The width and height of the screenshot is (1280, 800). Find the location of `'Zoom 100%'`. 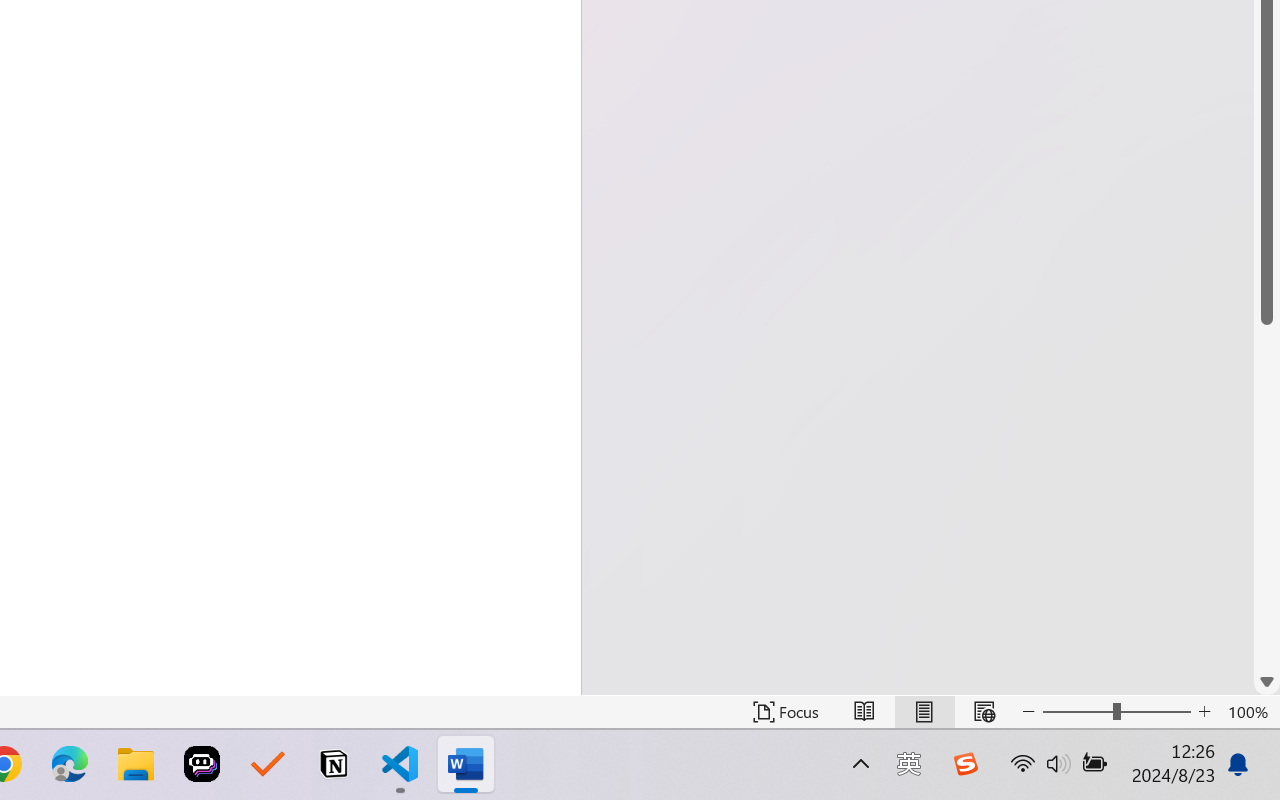

'Zoom 100%' is located at coordinates (1248, 711).